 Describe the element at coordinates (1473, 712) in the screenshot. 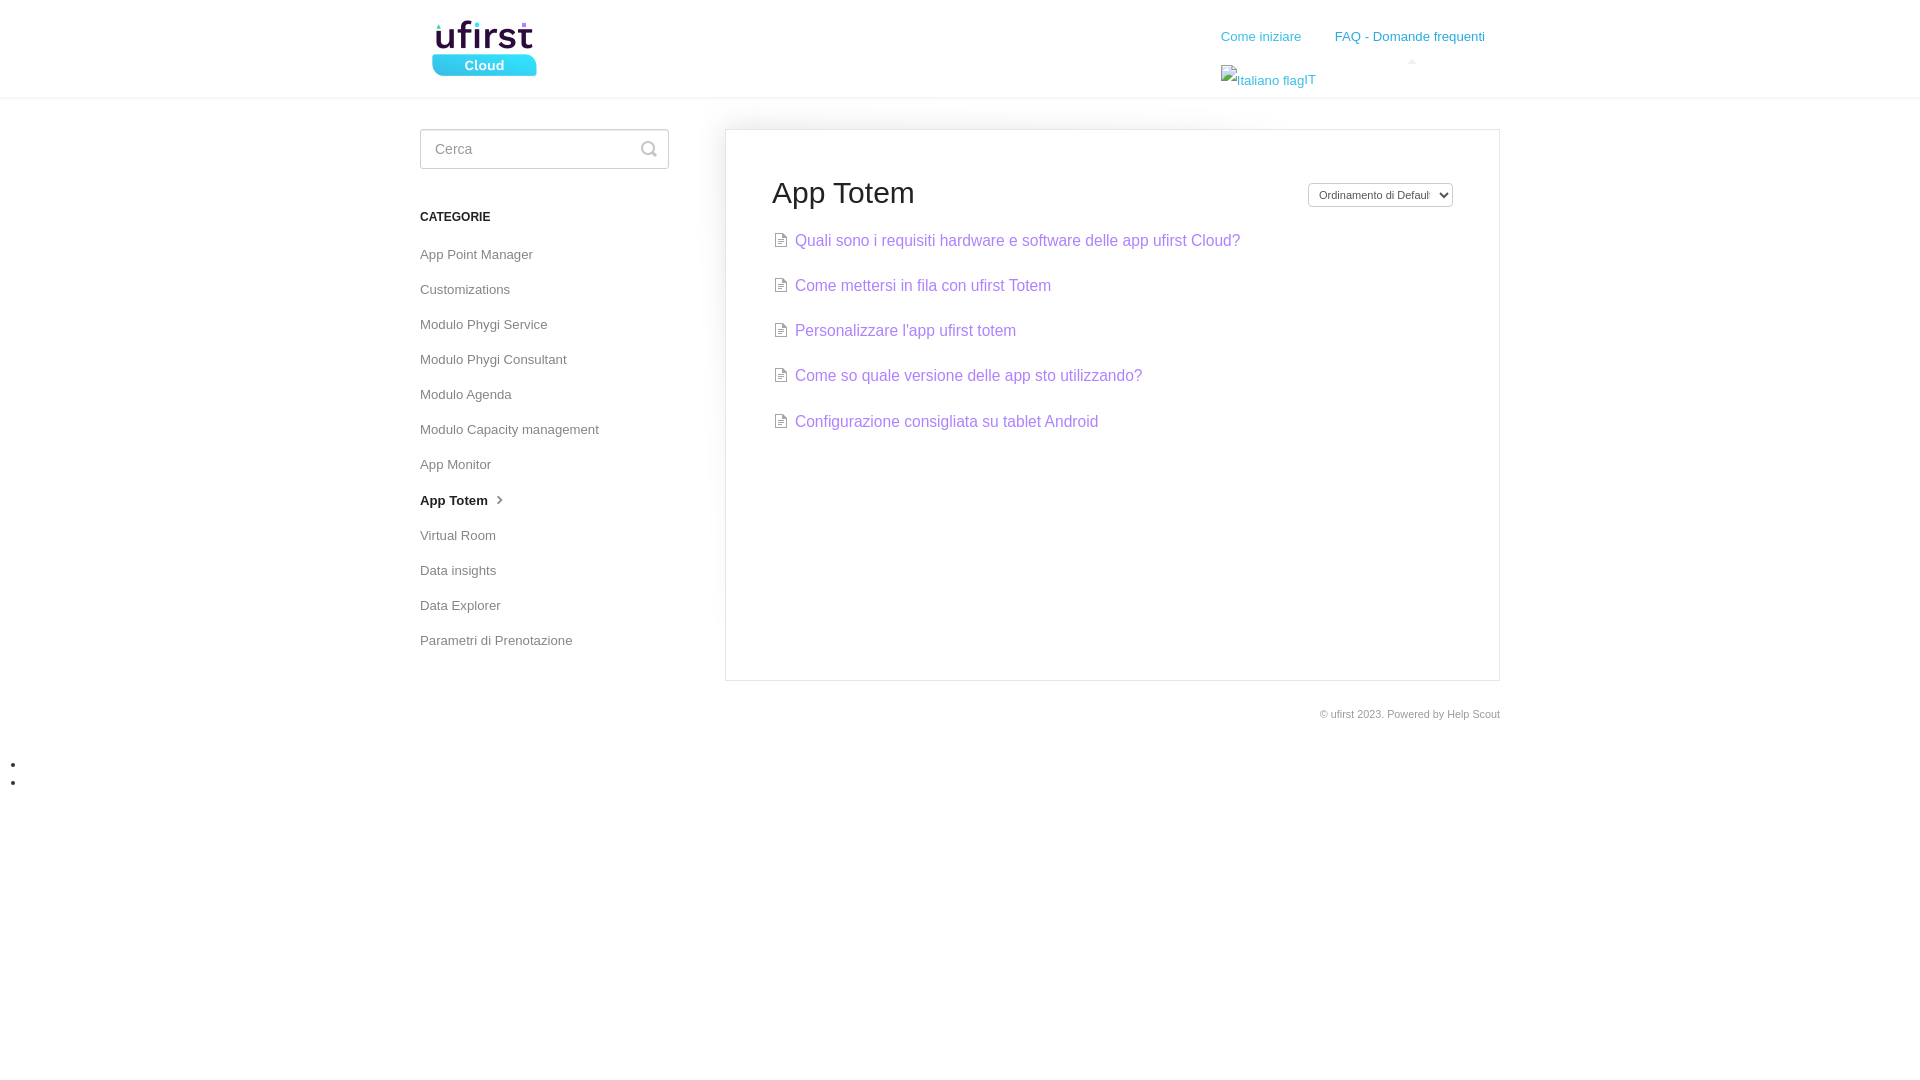

I see `'Help Scout'` at that location.